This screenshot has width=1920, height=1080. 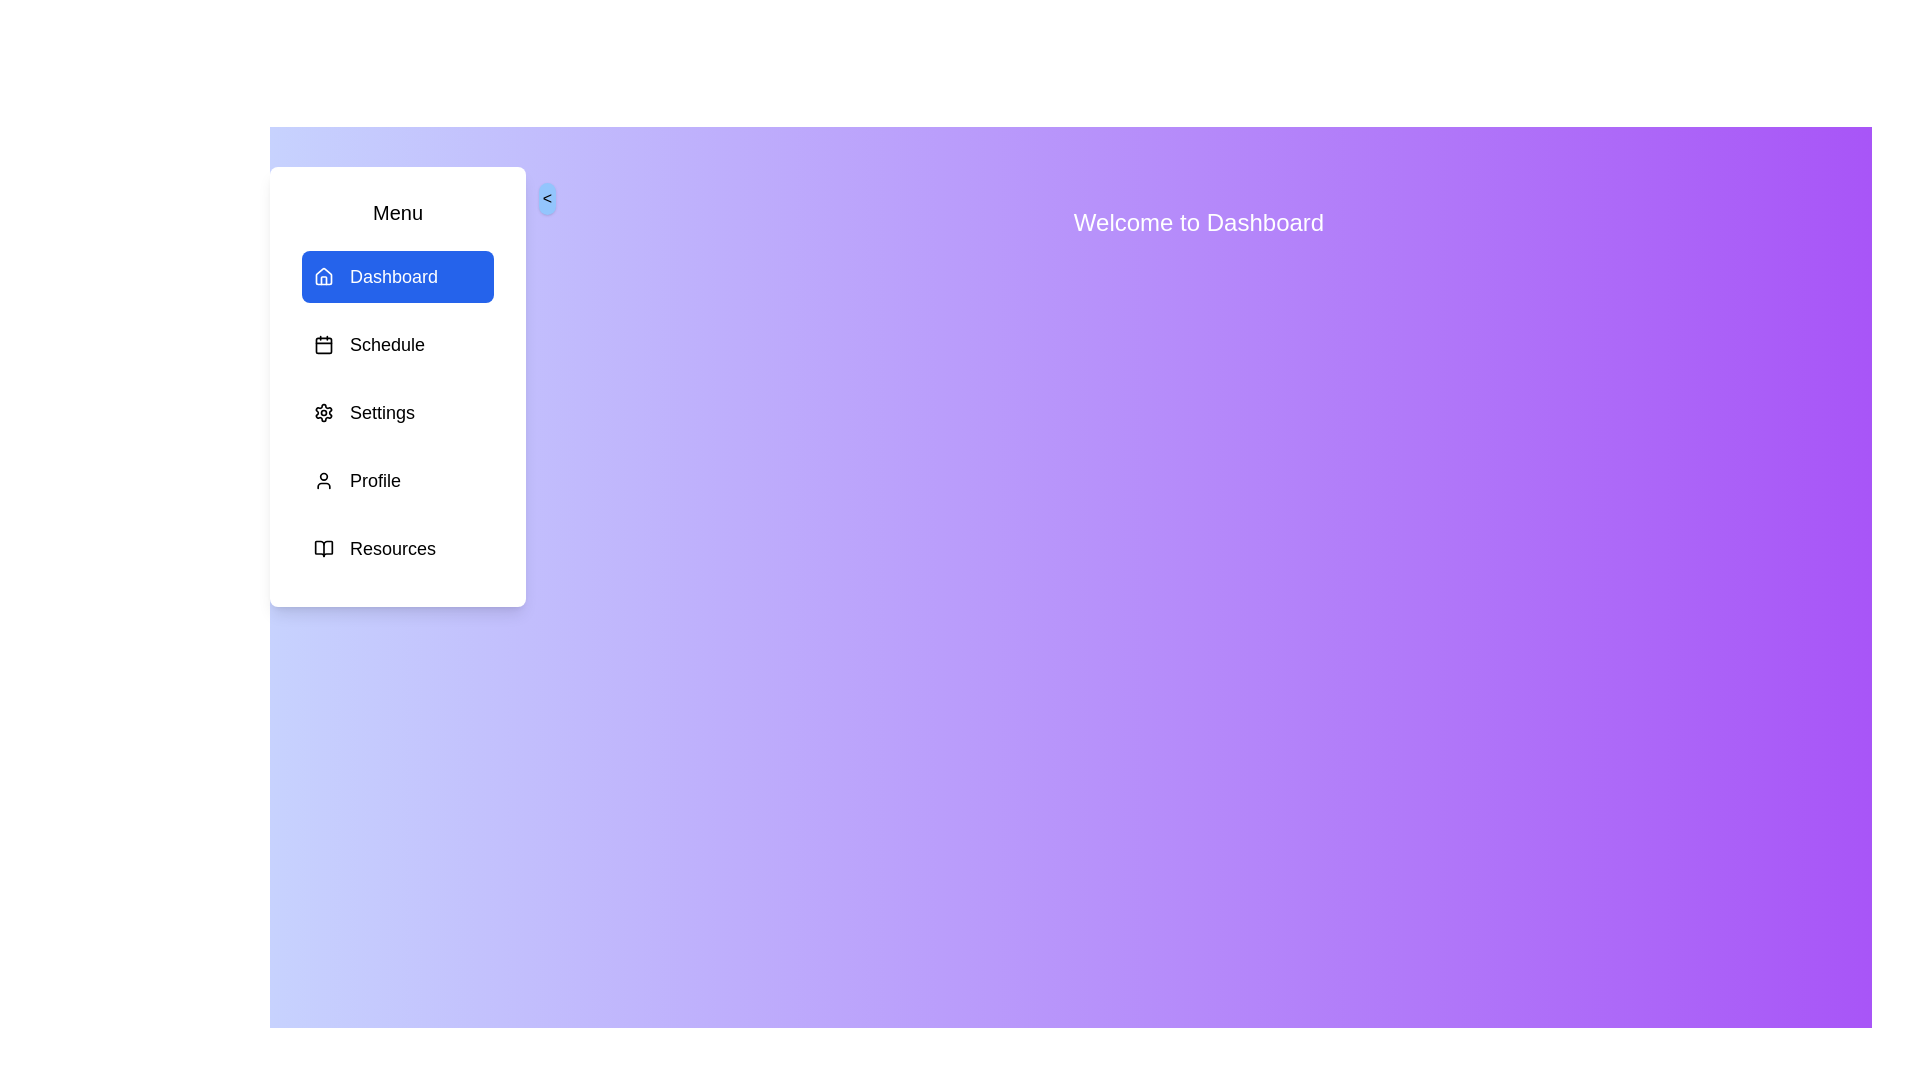 What do you see at coordinates (398, 481) in the screenshot?
I see `the menu item Profile to observe its hover effect` at bounding box center [398, 481].